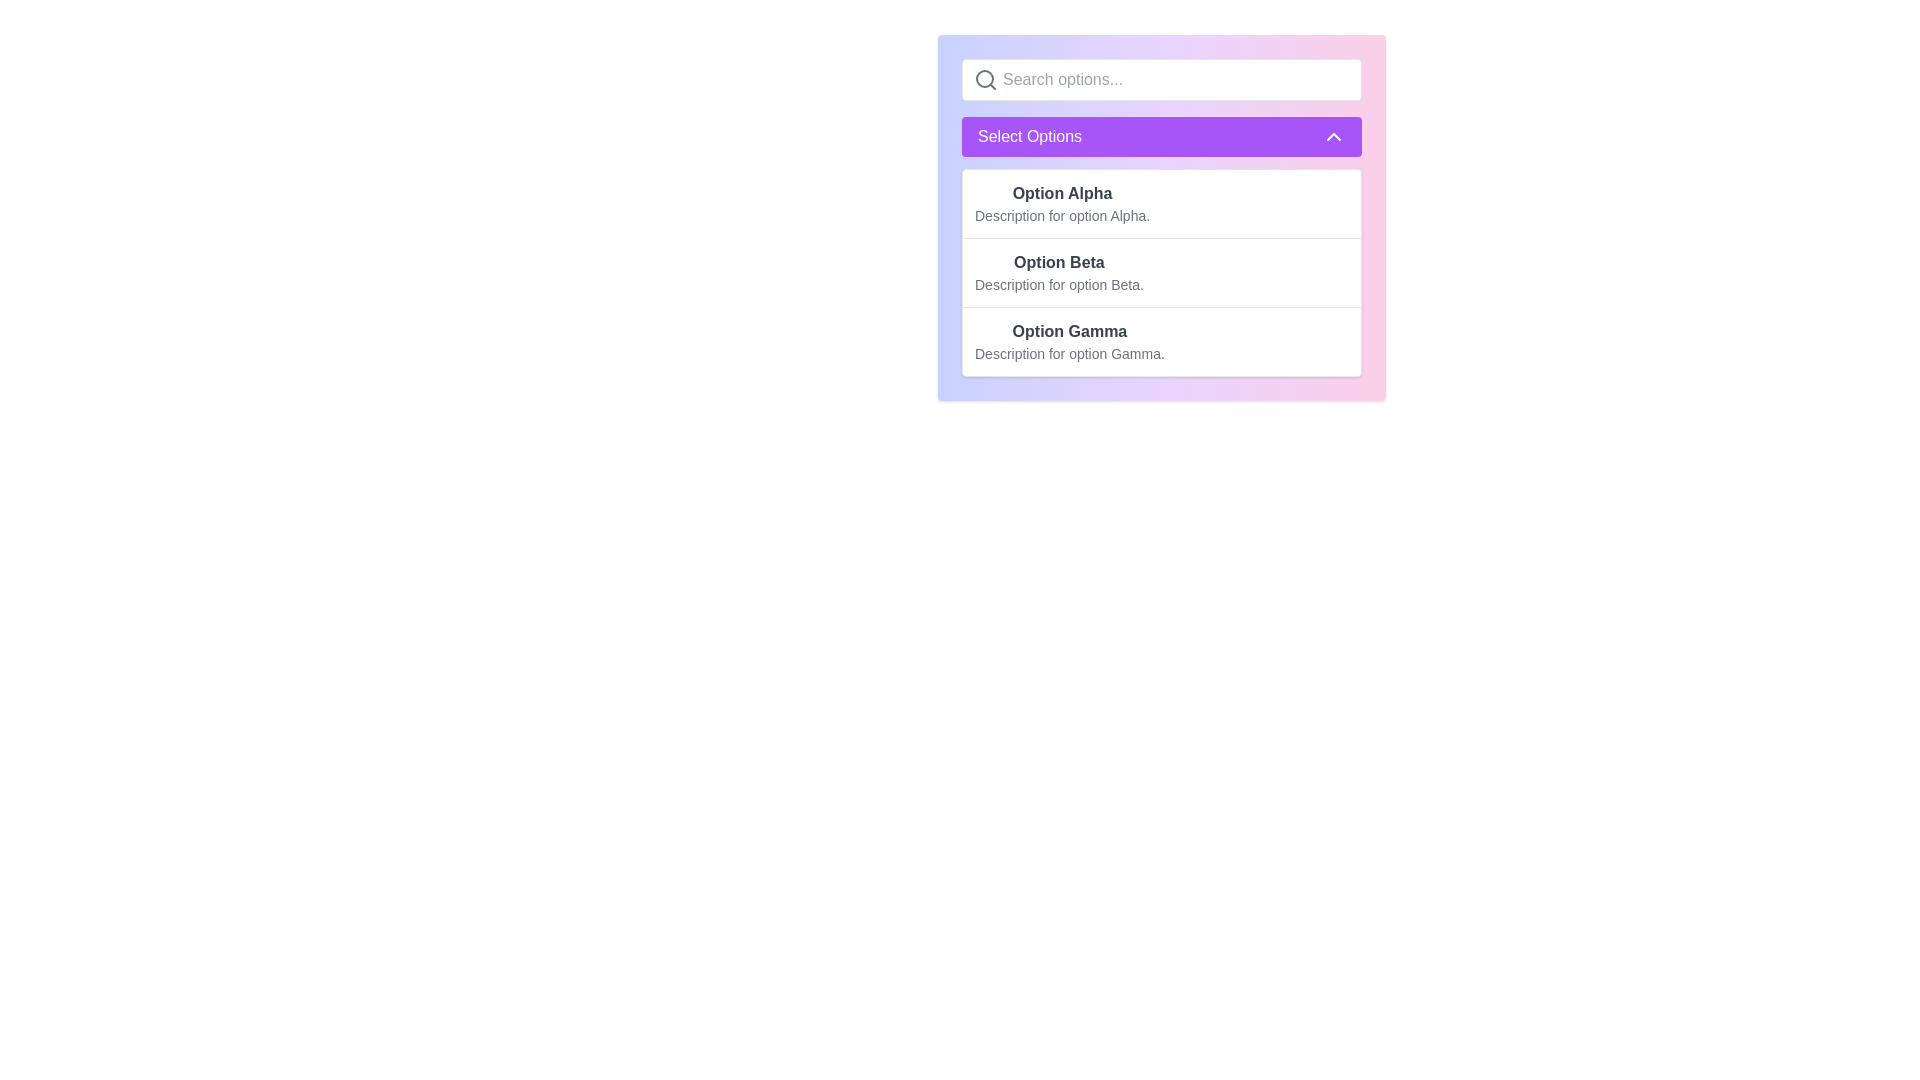  Describe the element at coordinates (1058, 273) in the screenshot. I see `to select the list item with bold title text 'Option Beta' located in the second position of the dropdown menu` at that location.